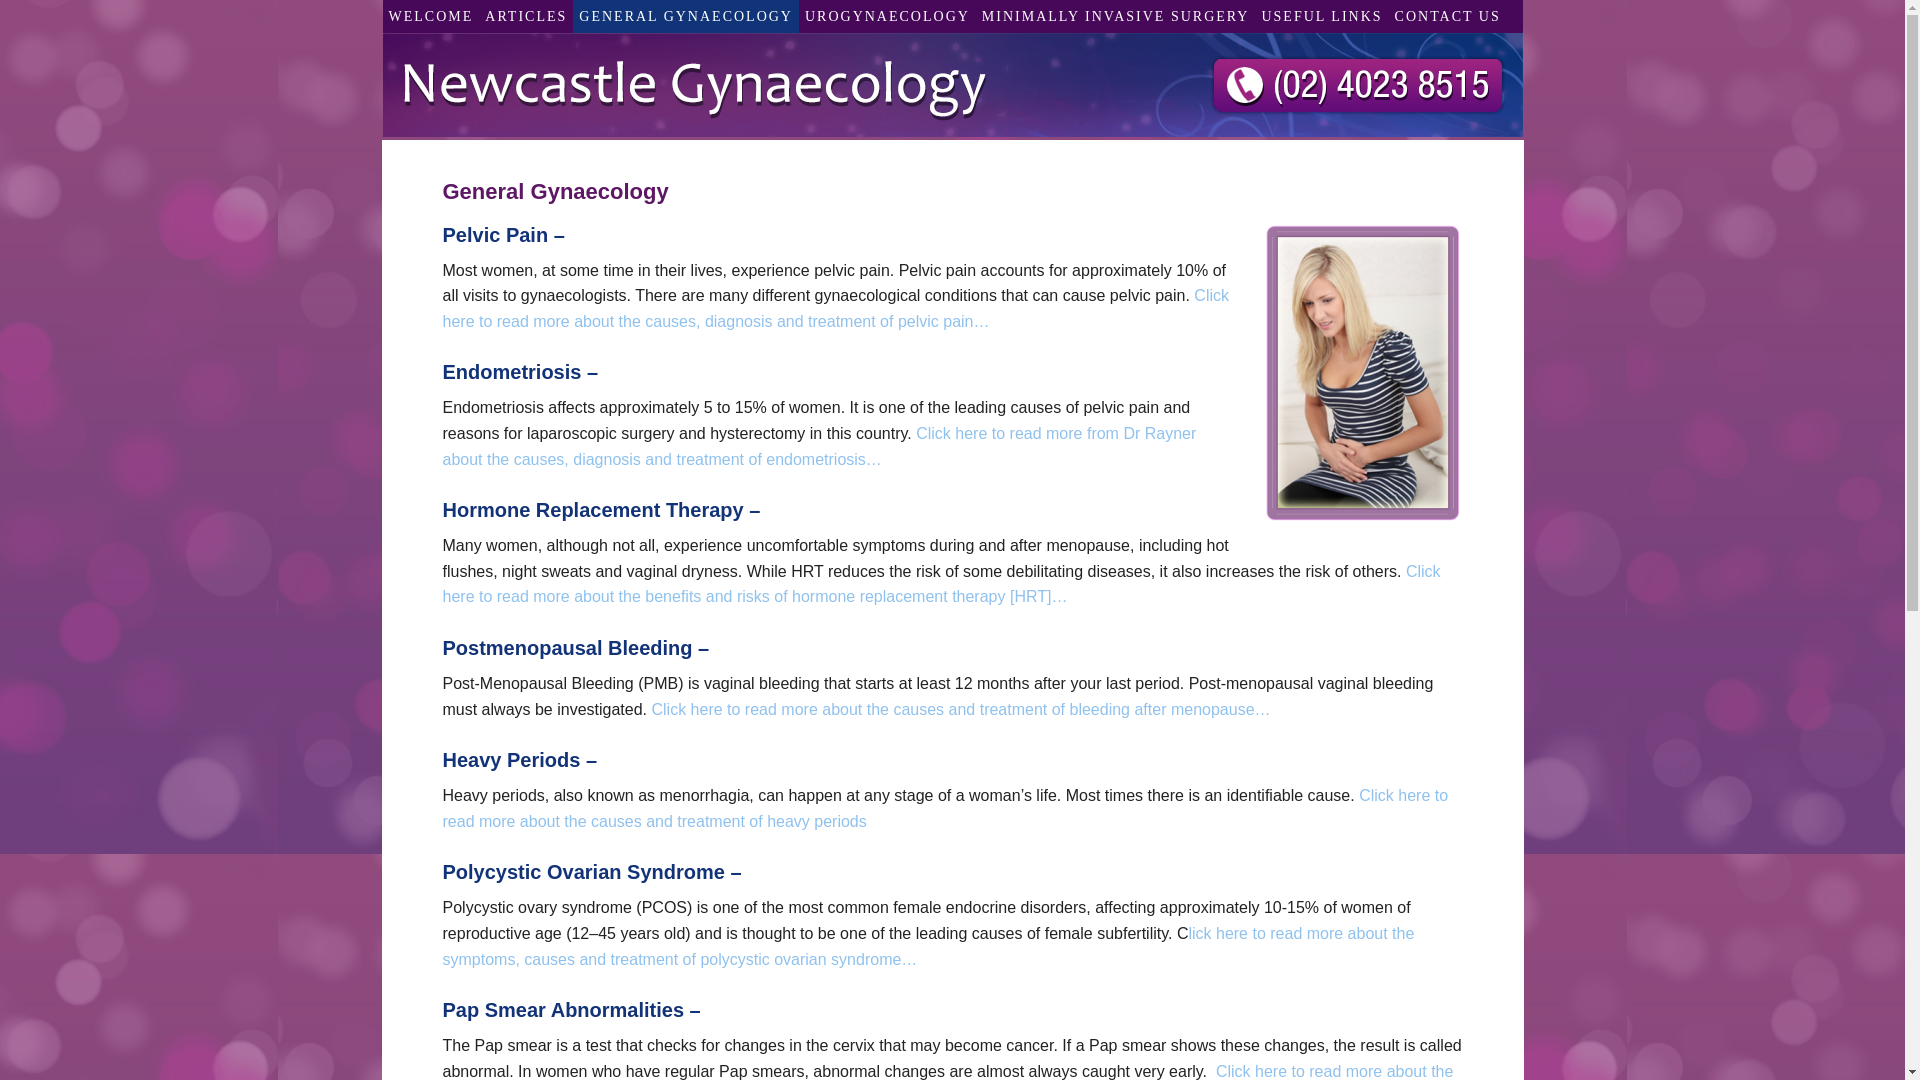 This screenshot has height=1080, width=1920. Describe the element at coordinates (382, 16) in the screenshot. I see `'WELCOME'` at that location.